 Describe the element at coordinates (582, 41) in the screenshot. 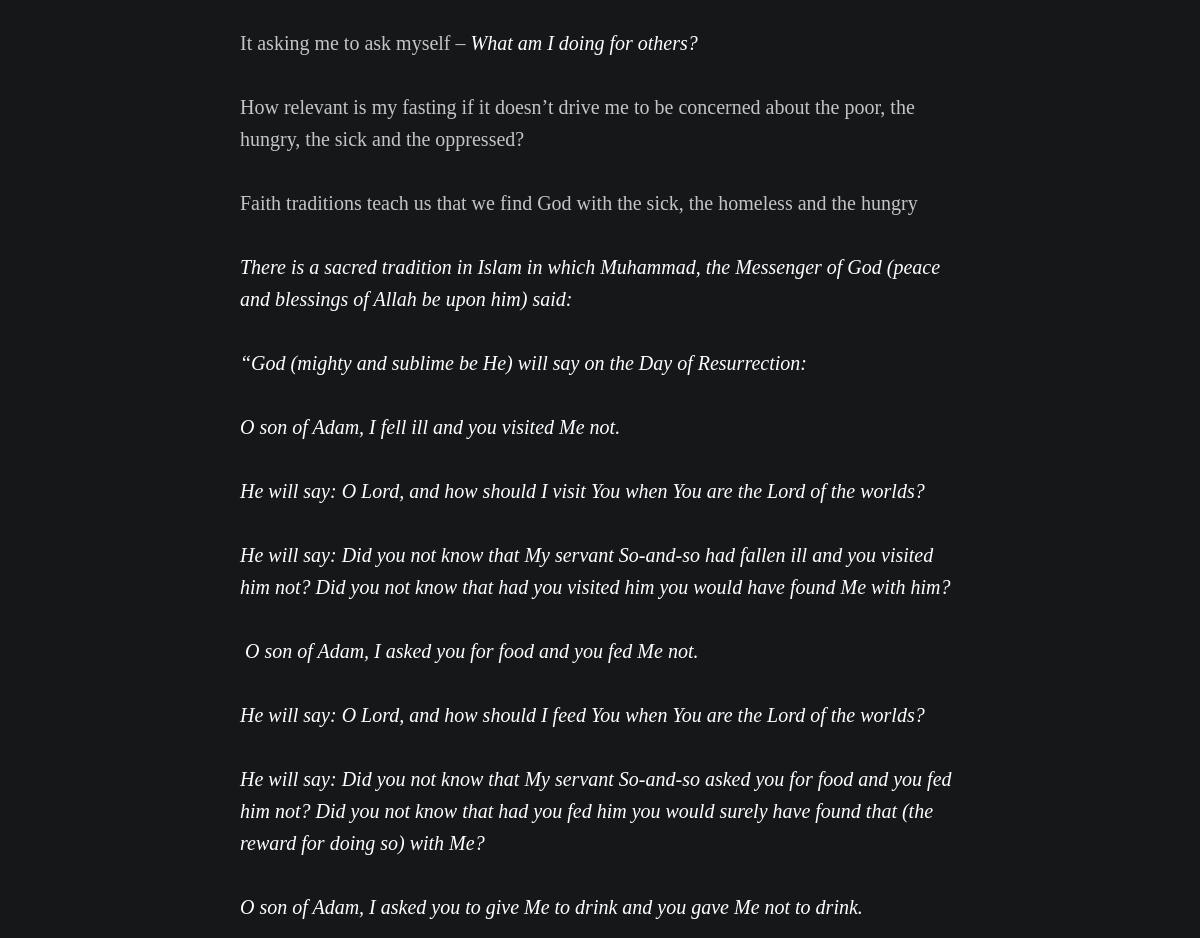

I see `'What am I doing for others?'` at that location.